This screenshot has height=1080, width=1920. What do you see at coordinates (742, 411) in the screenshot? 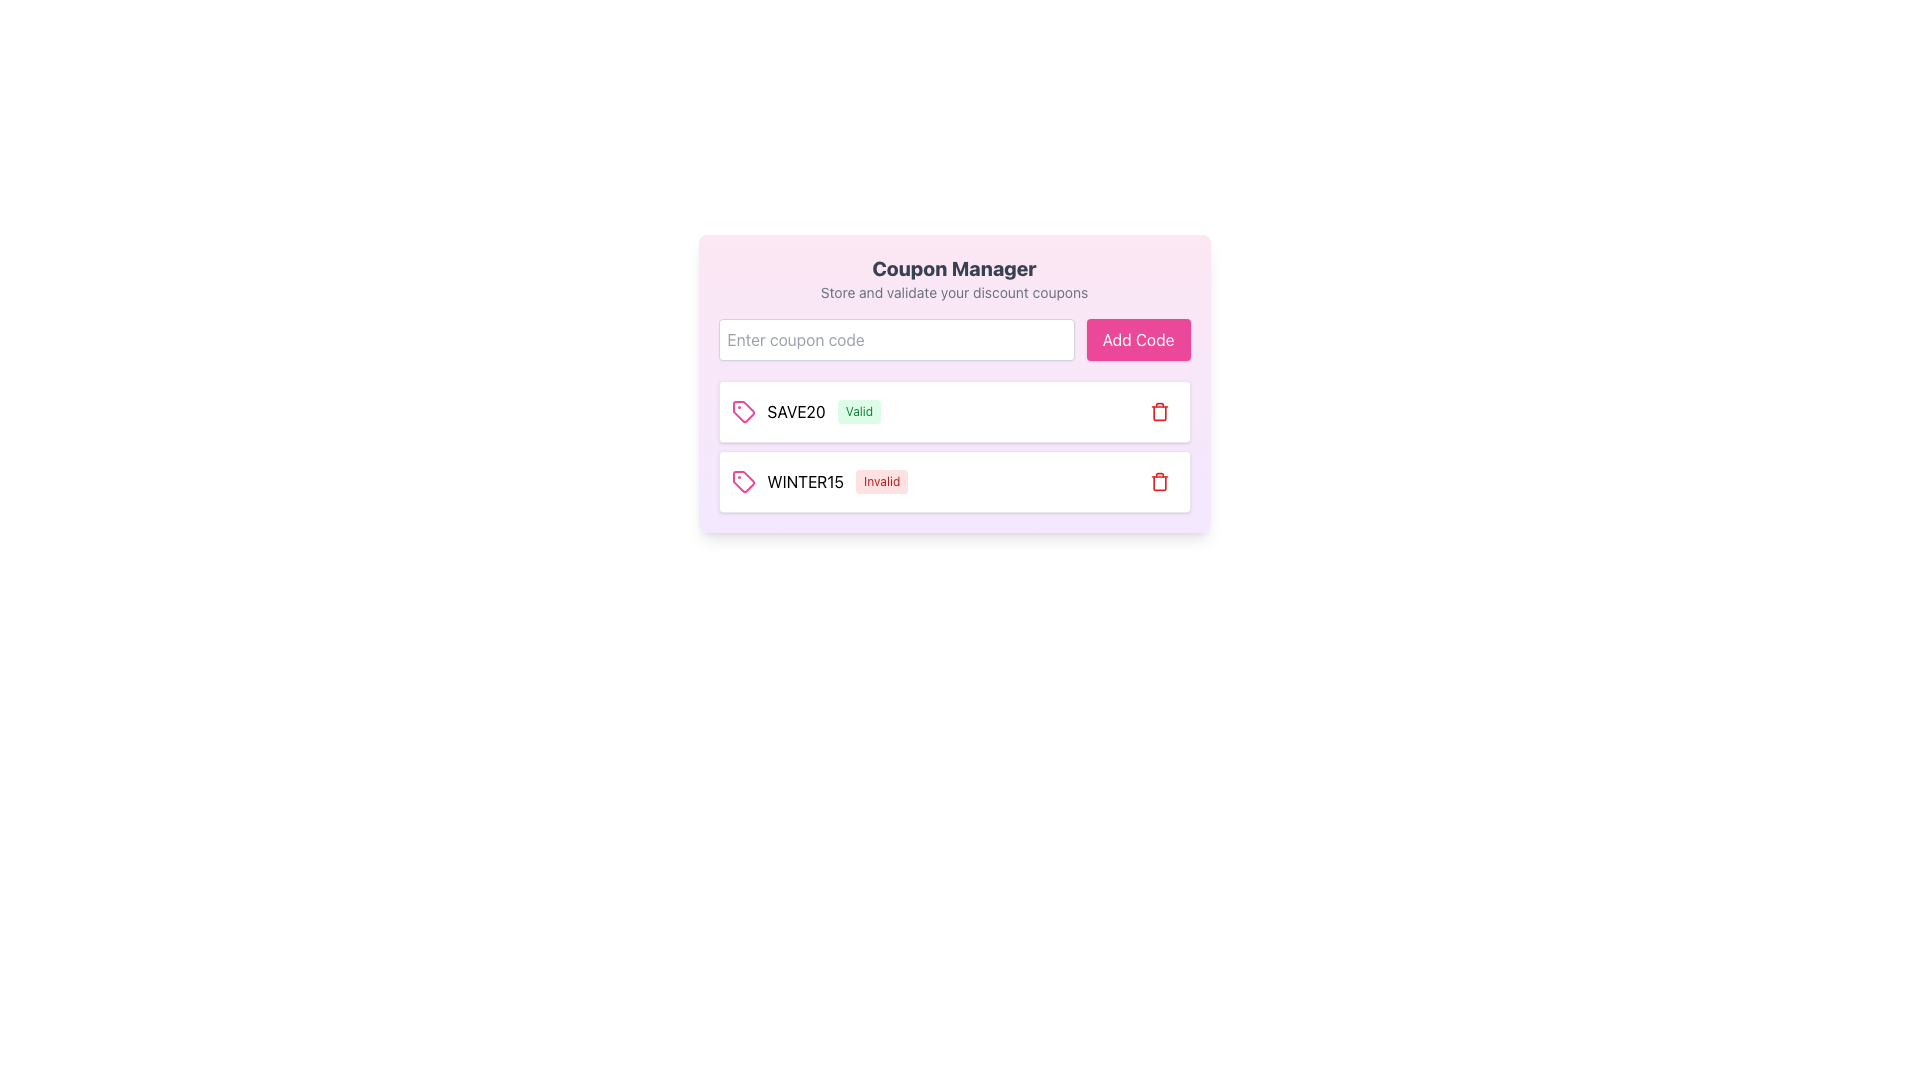
I see `the stylized tag icon with a pink outline located in the top entry of the coupon list, aligned with the text 'SAVE20' and its status 'Valid'` at bounding box center [742, 411].